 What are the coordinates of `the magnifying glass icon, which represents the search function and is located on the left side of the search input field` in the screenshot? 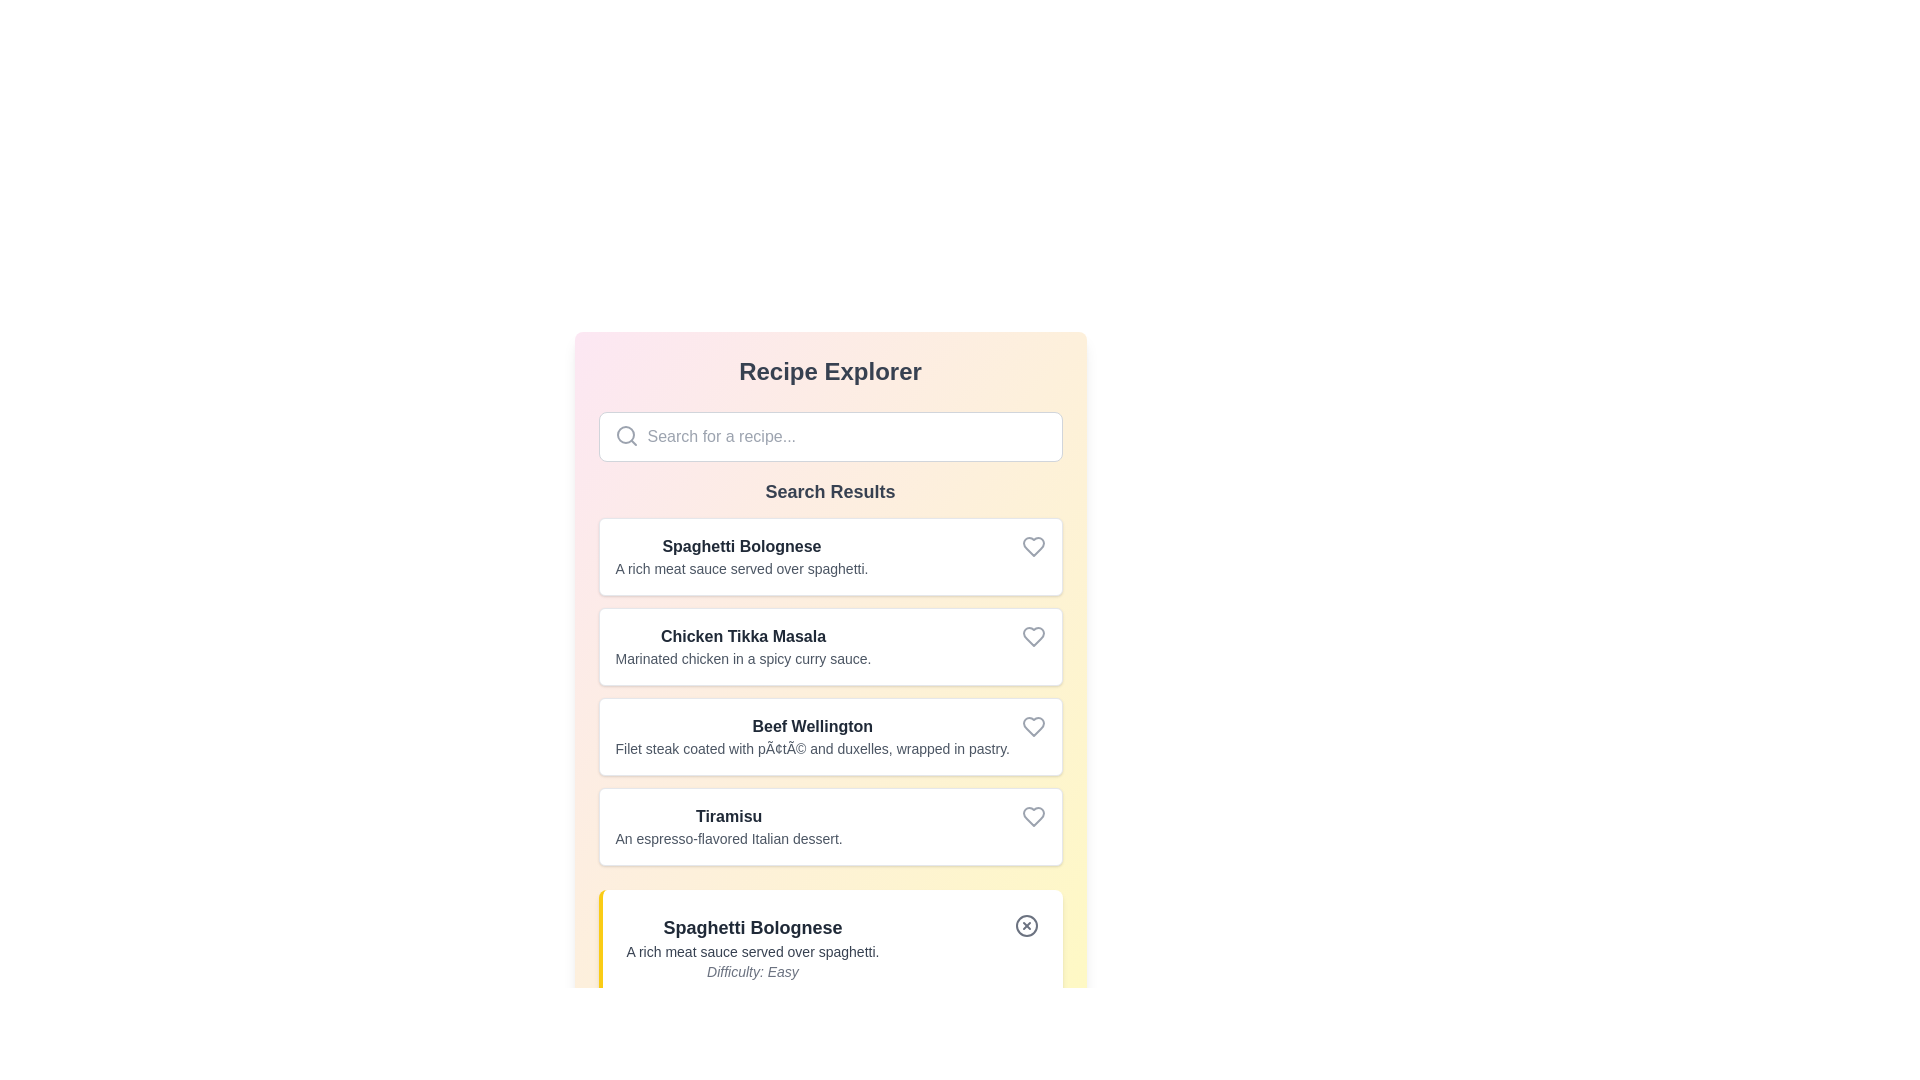 It's located at (625, 434).